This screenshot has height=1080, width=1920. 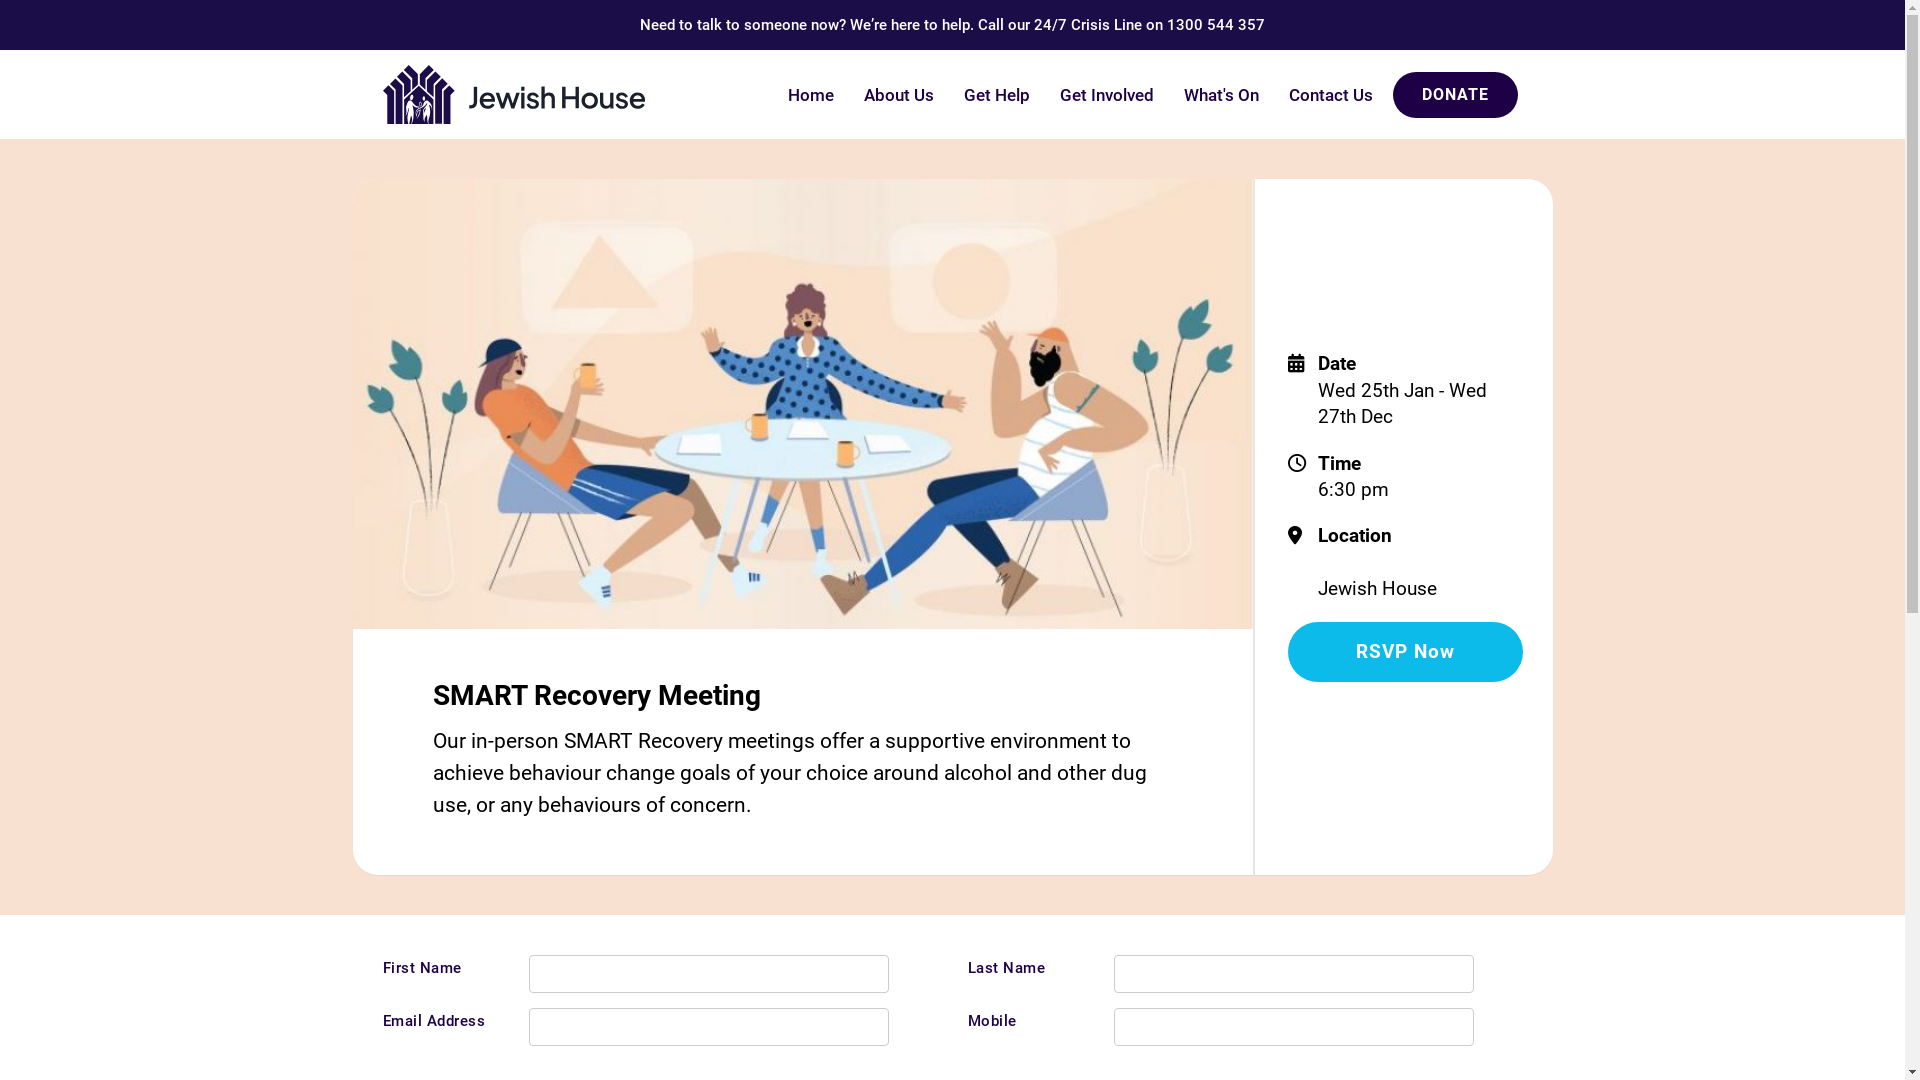 I want to click on 'RSVP Now', so click(x=1404, y=651).